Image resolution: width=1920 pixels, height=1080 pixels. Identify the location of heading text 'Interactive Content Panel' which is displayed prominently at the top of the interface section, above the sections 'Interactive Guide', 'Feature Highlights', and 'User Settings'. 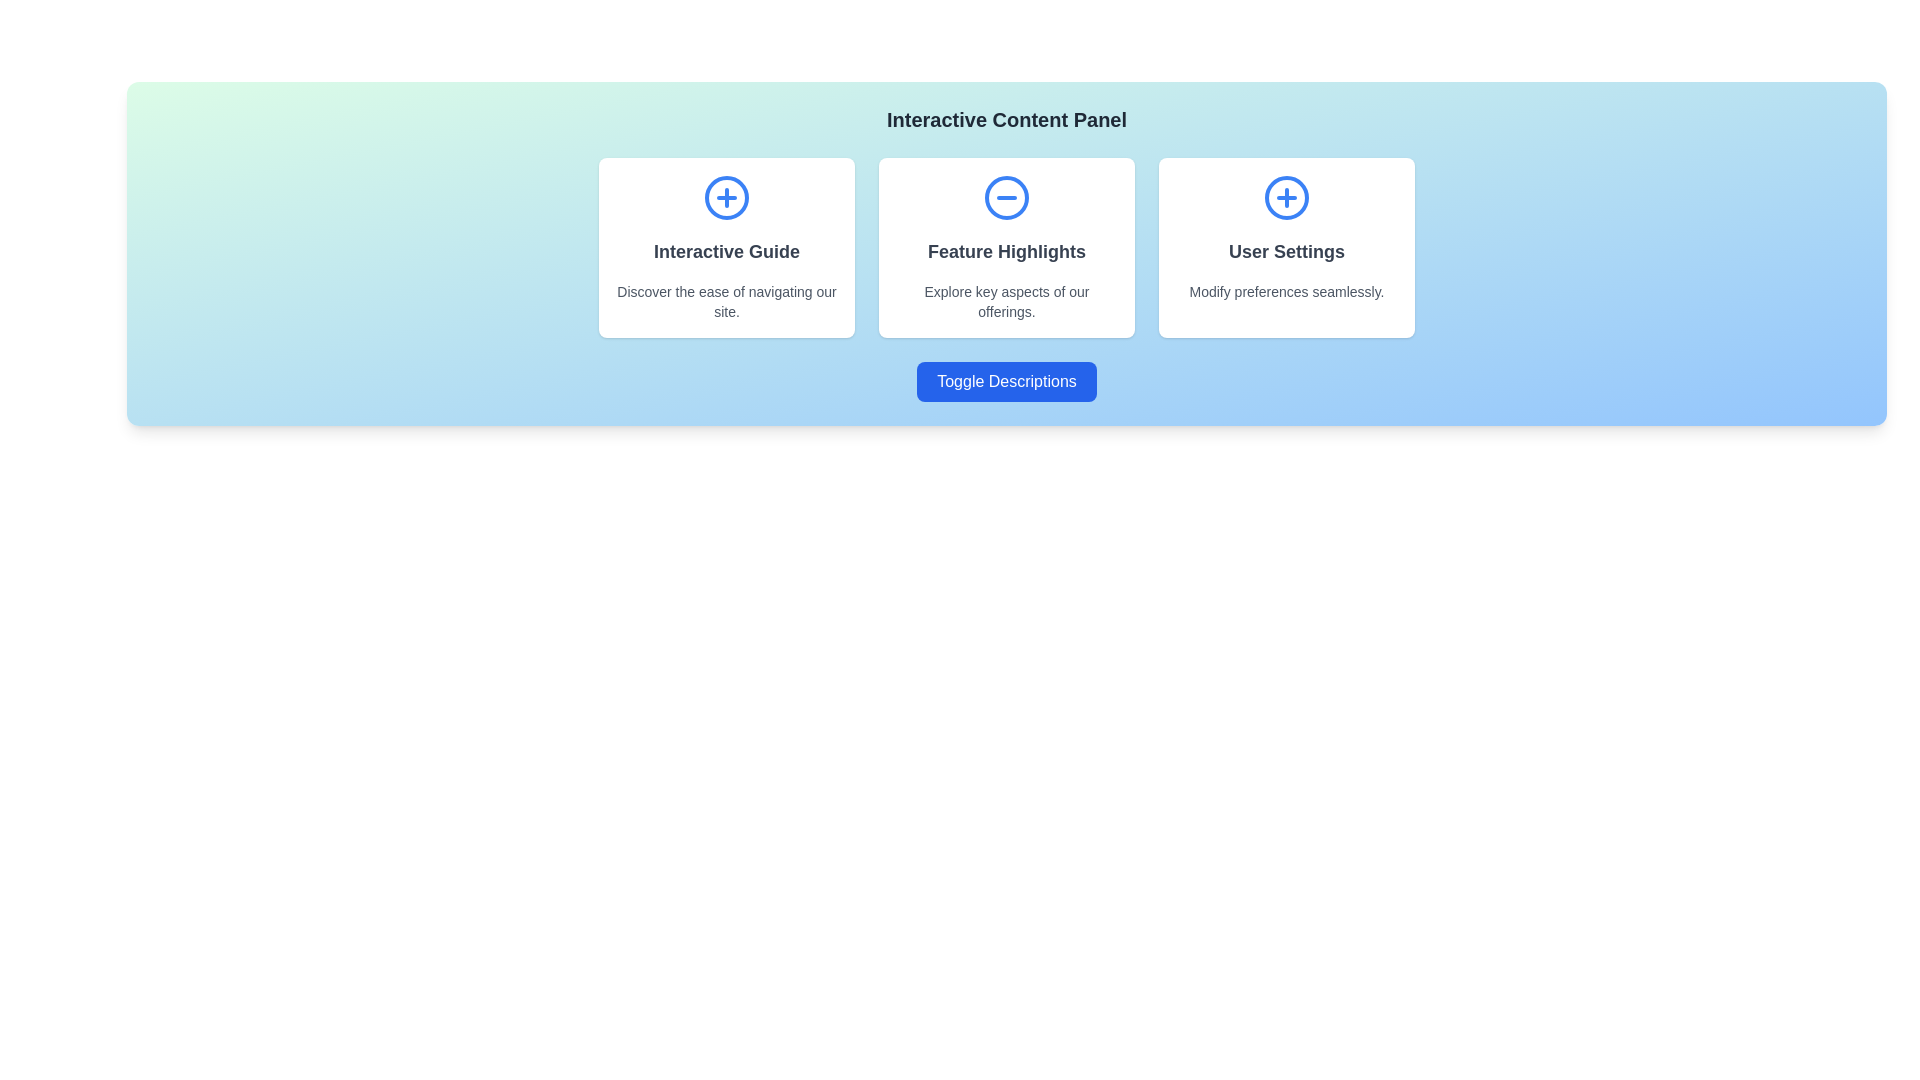
(1007, 119).